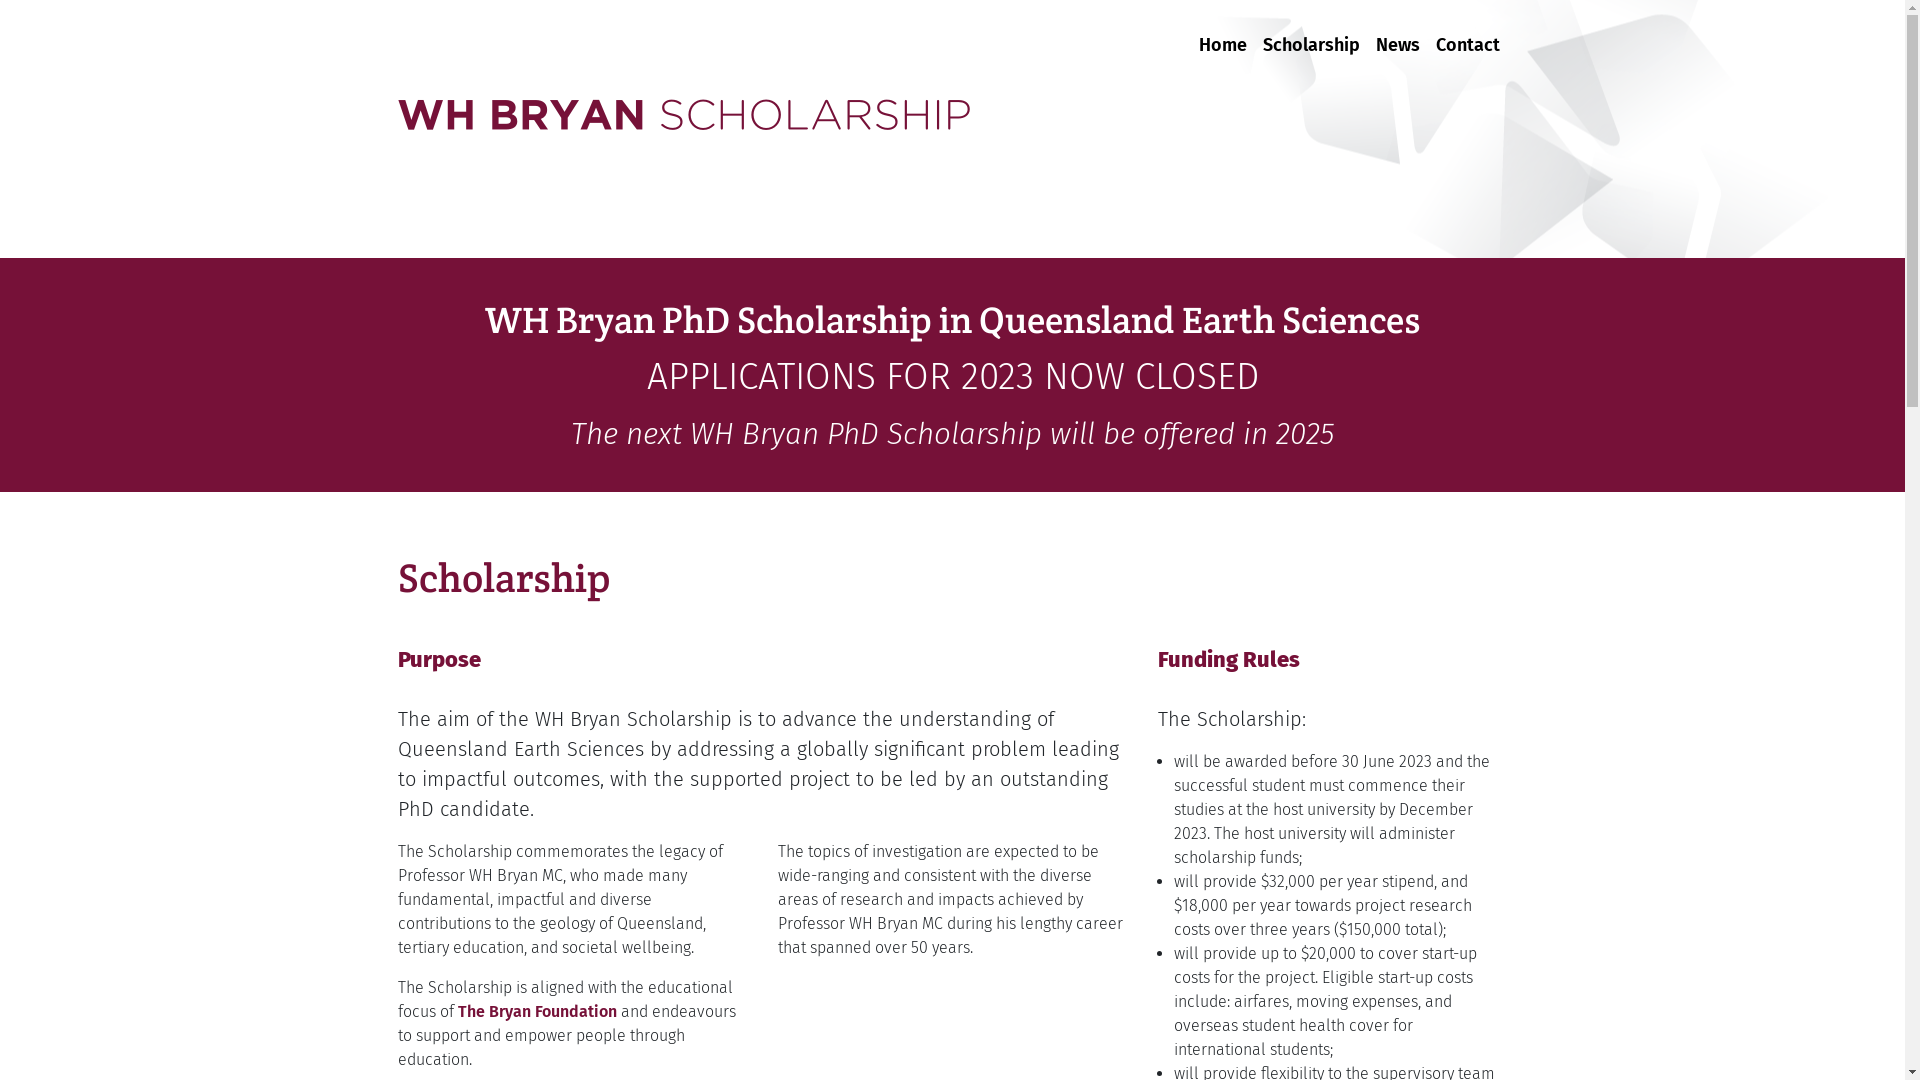  Describe the element at coordinates (537, 1011) in the screenshot. I see `'The Bryan Foundation'` at that location.